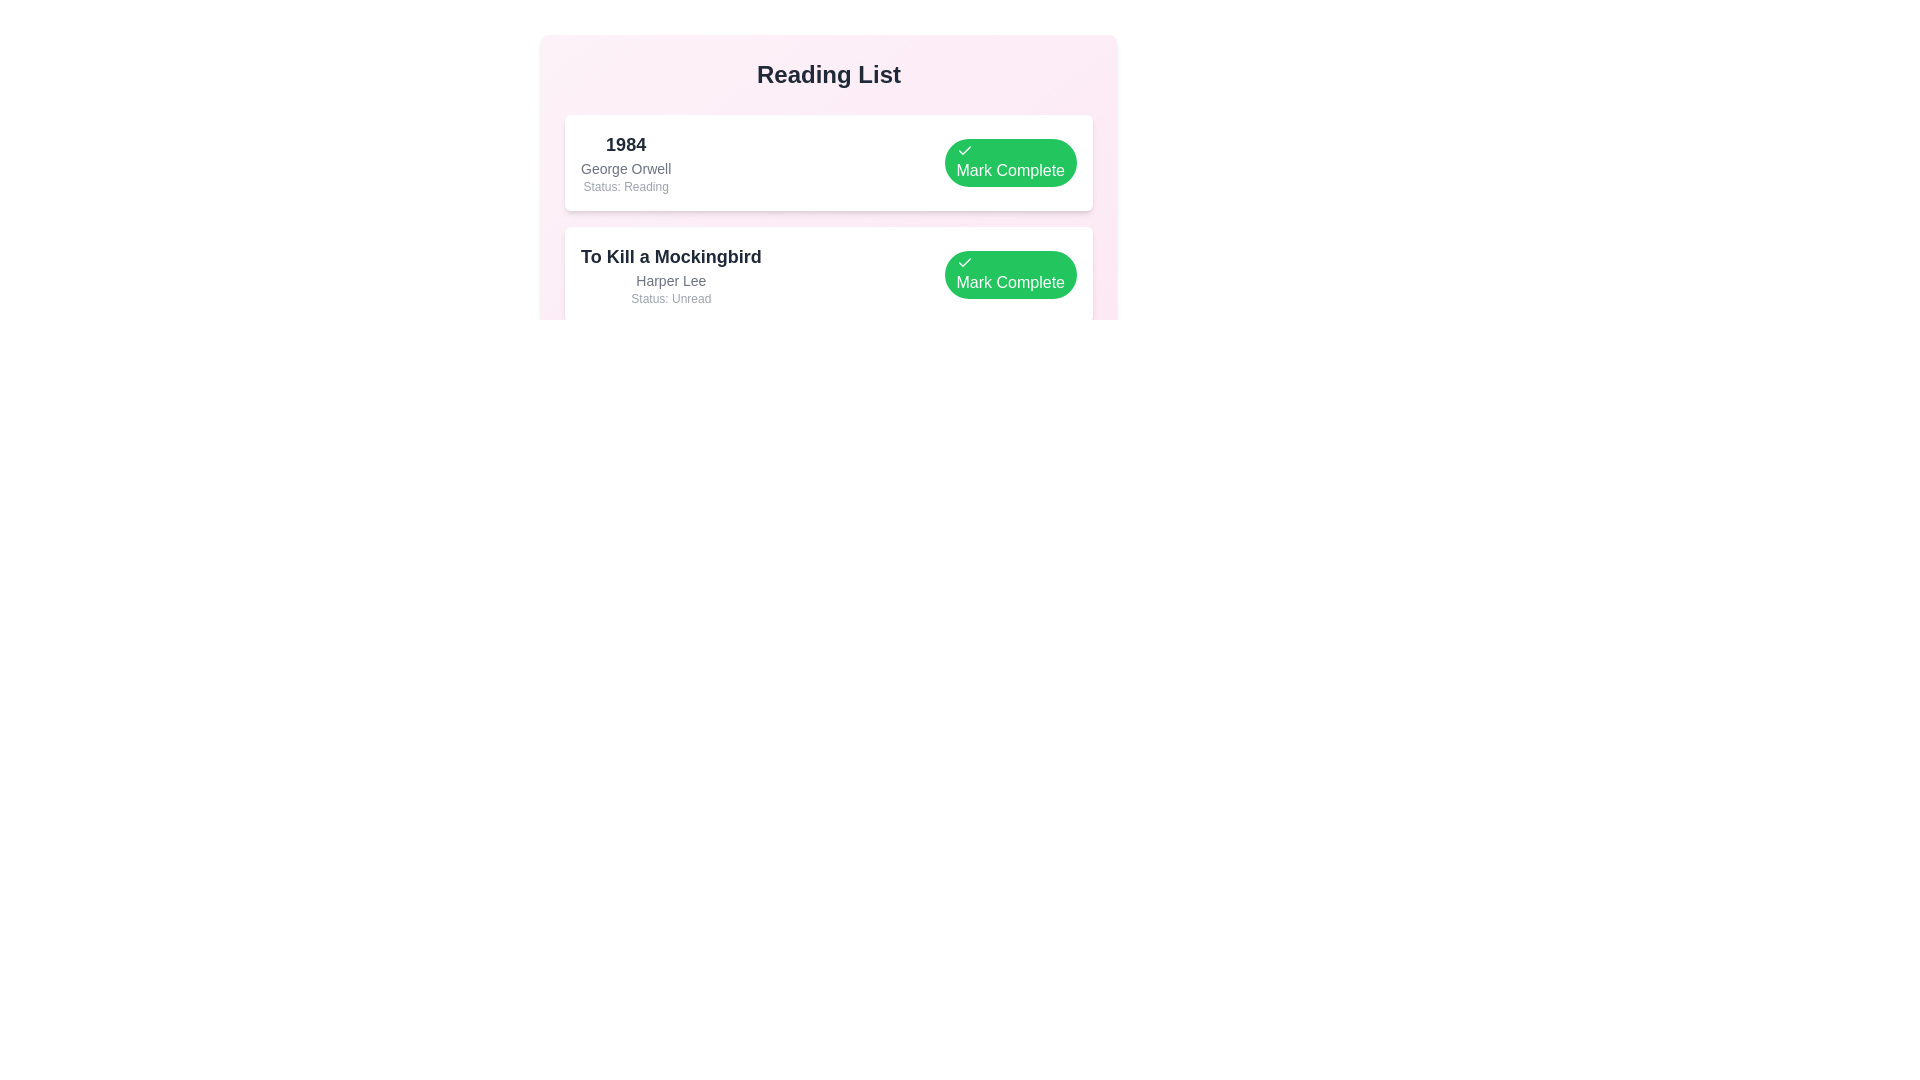  Describe the element at coordinates (1010, 274) in the screenshot. I see `'Mark Complete' button for the book titled 'To Kill a Mockingbird'` at that location.